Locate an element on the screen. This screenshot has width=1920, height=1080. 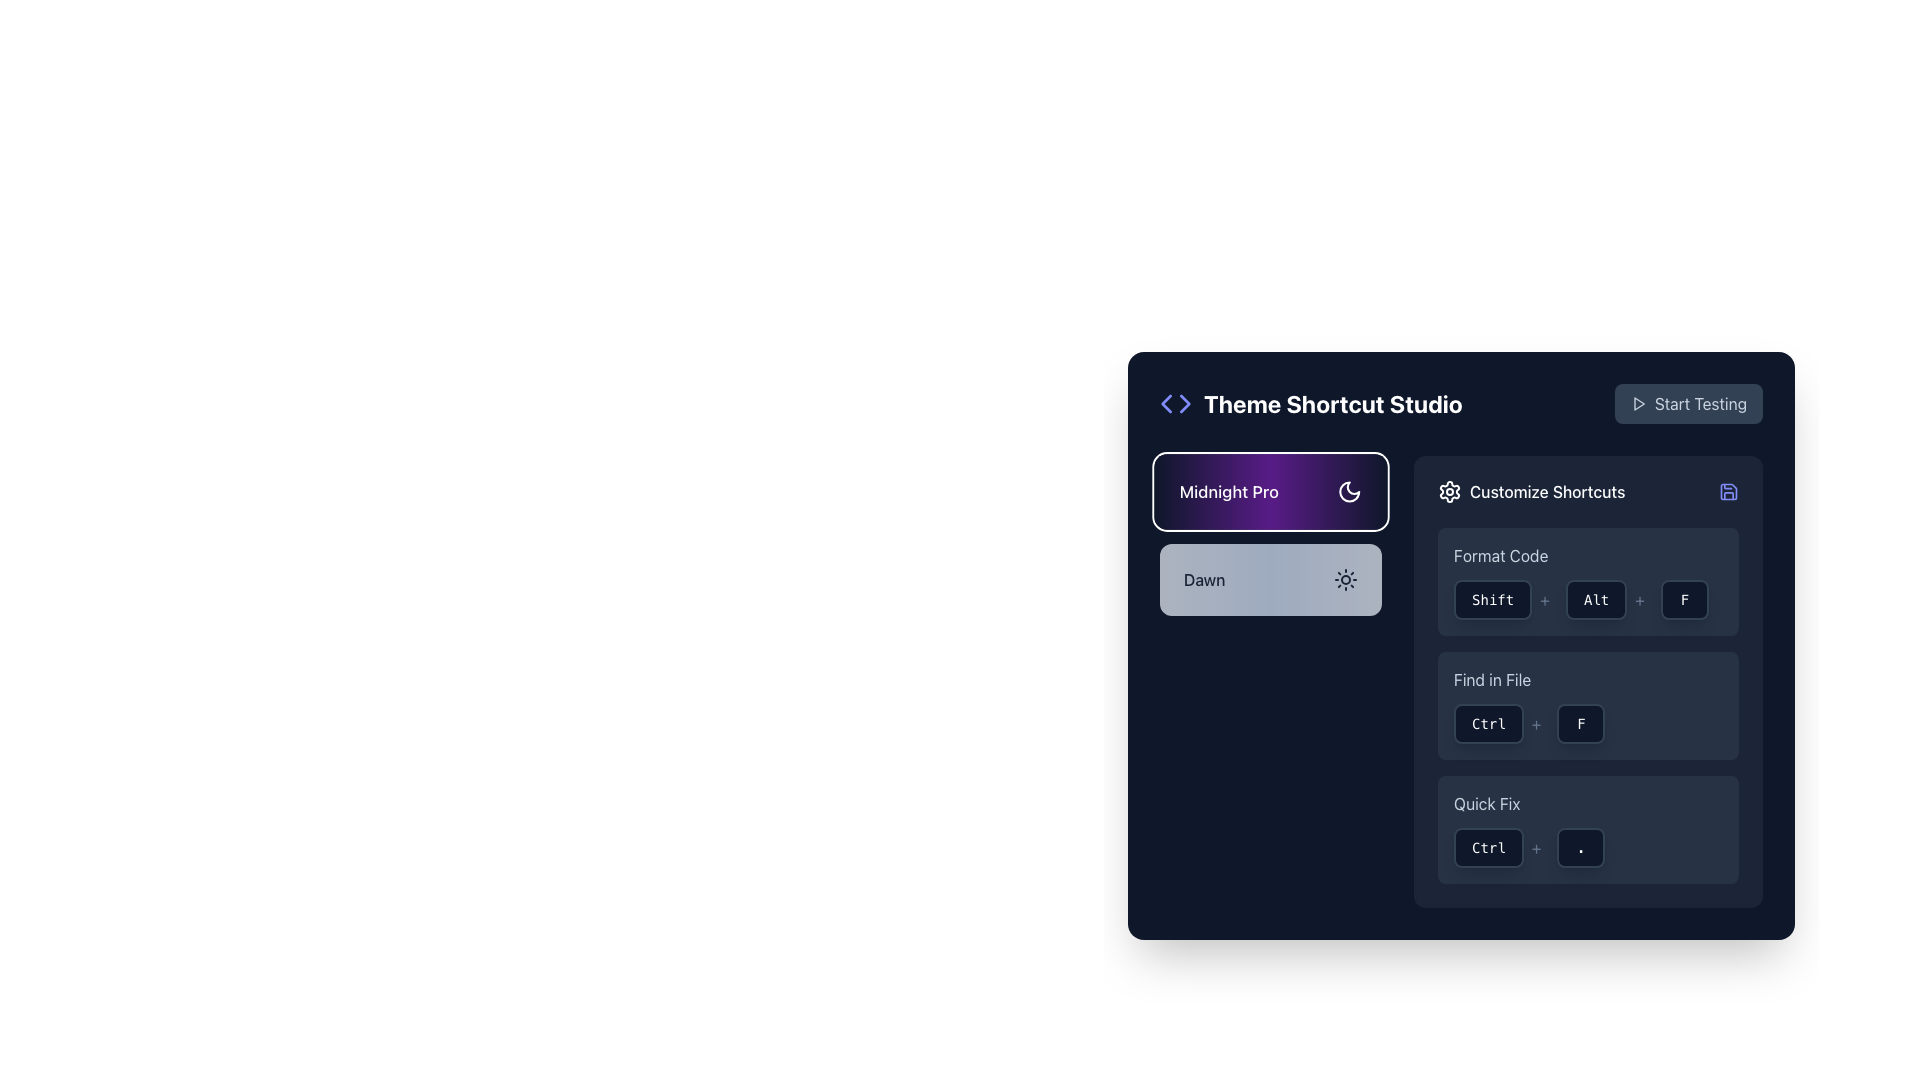
the Information display panel located in the right panel under 'Customize Shortcuts', adjacent to 'Midnight Pro' and 'Dawn' is located at coordinates (1587, 681).